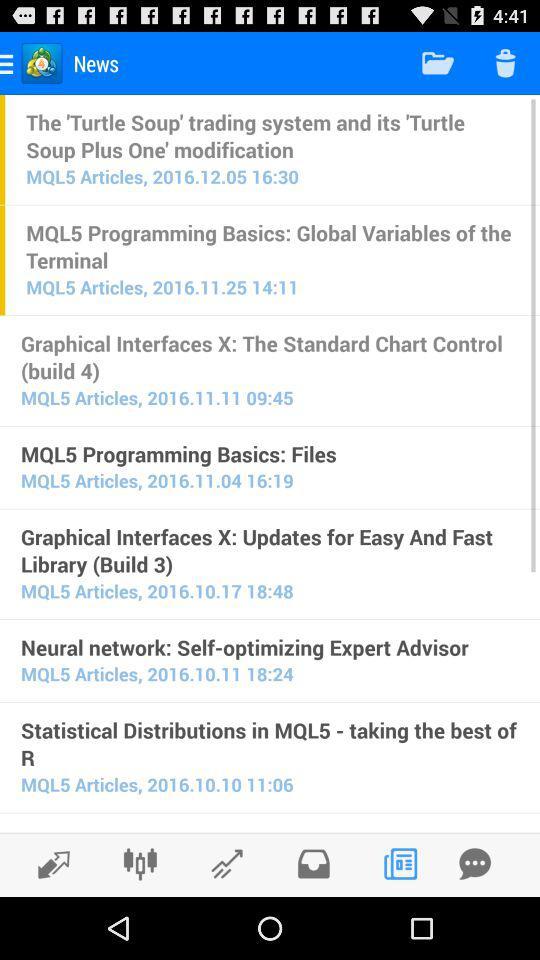 Image resolution: width=540 pixels, height=960 pixels. What do you see at coordinates (226, 924) in the screenshot?
I see `the edit icon` at bounding box center [226, 924].